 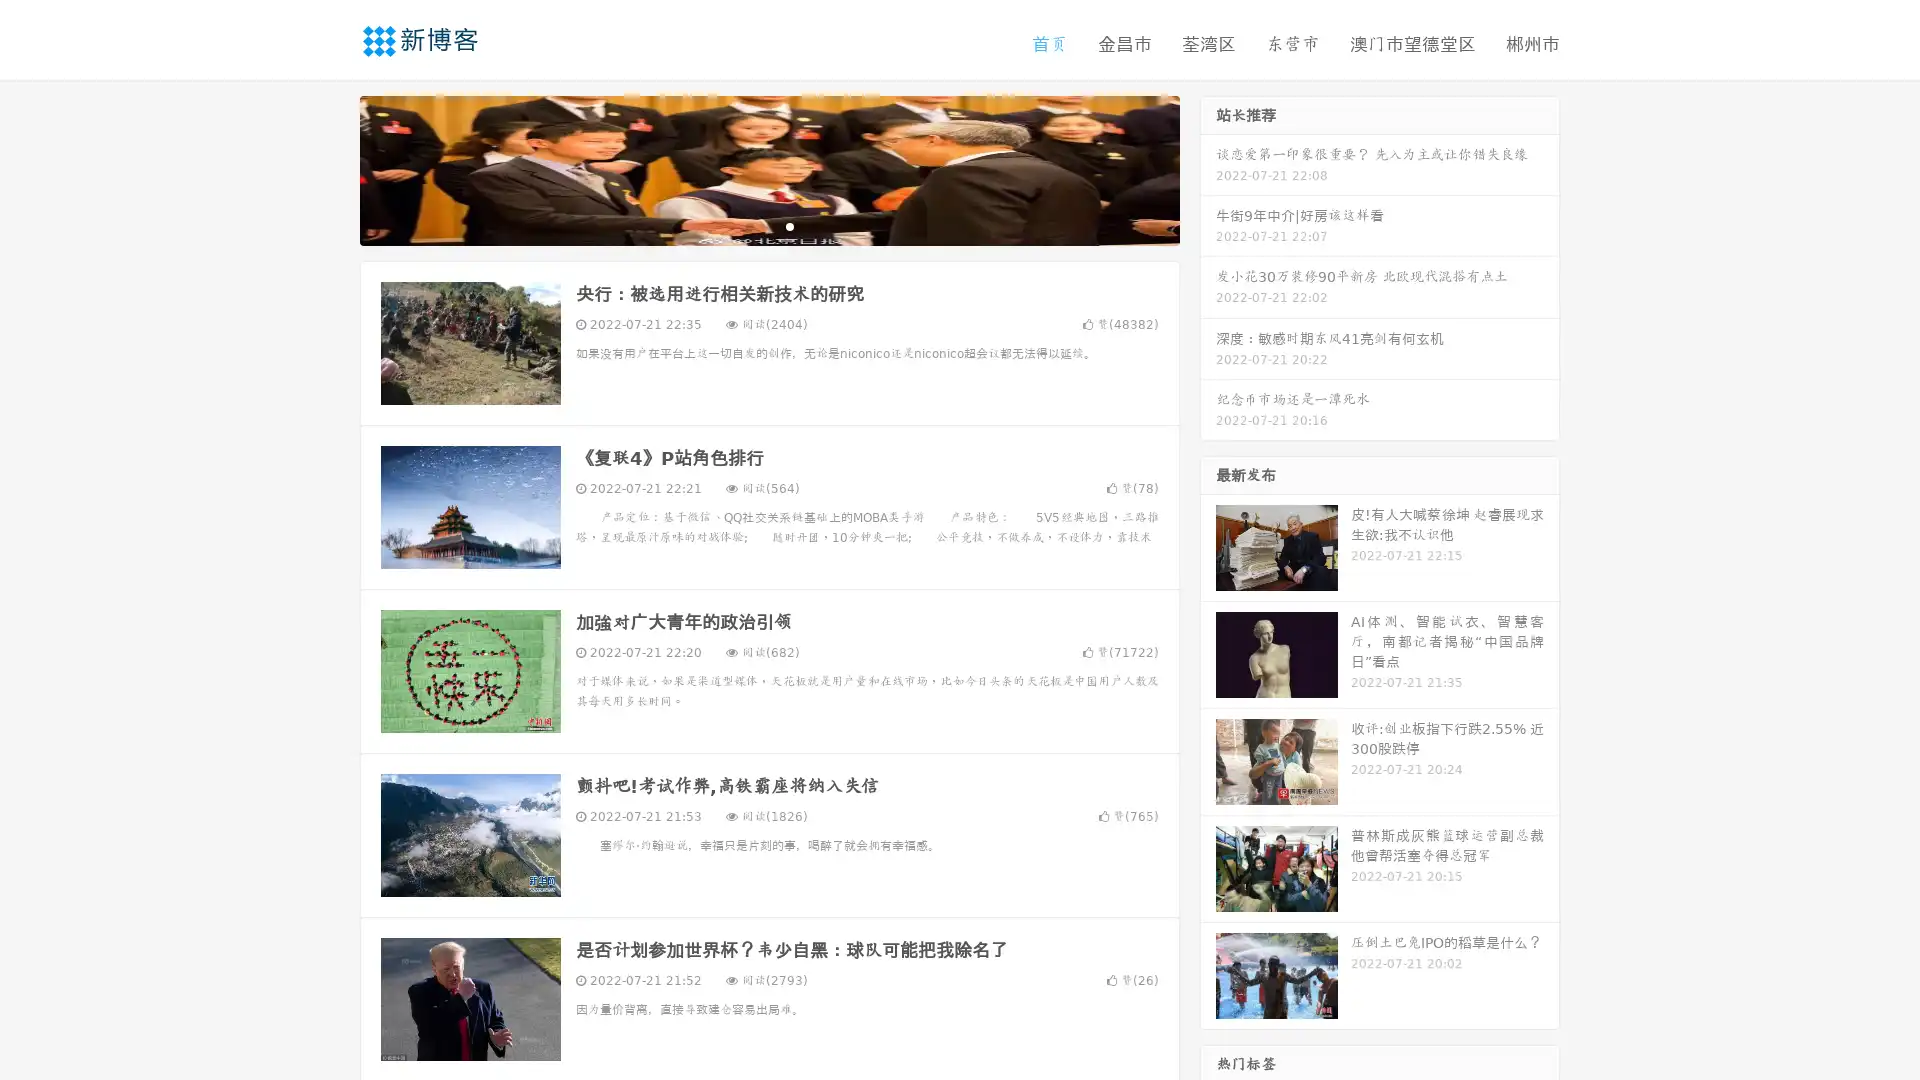 What do you see at coordinates (789, 225) in the screenshot?
I see `Go to slide 3` at bounding box center [789, 225].